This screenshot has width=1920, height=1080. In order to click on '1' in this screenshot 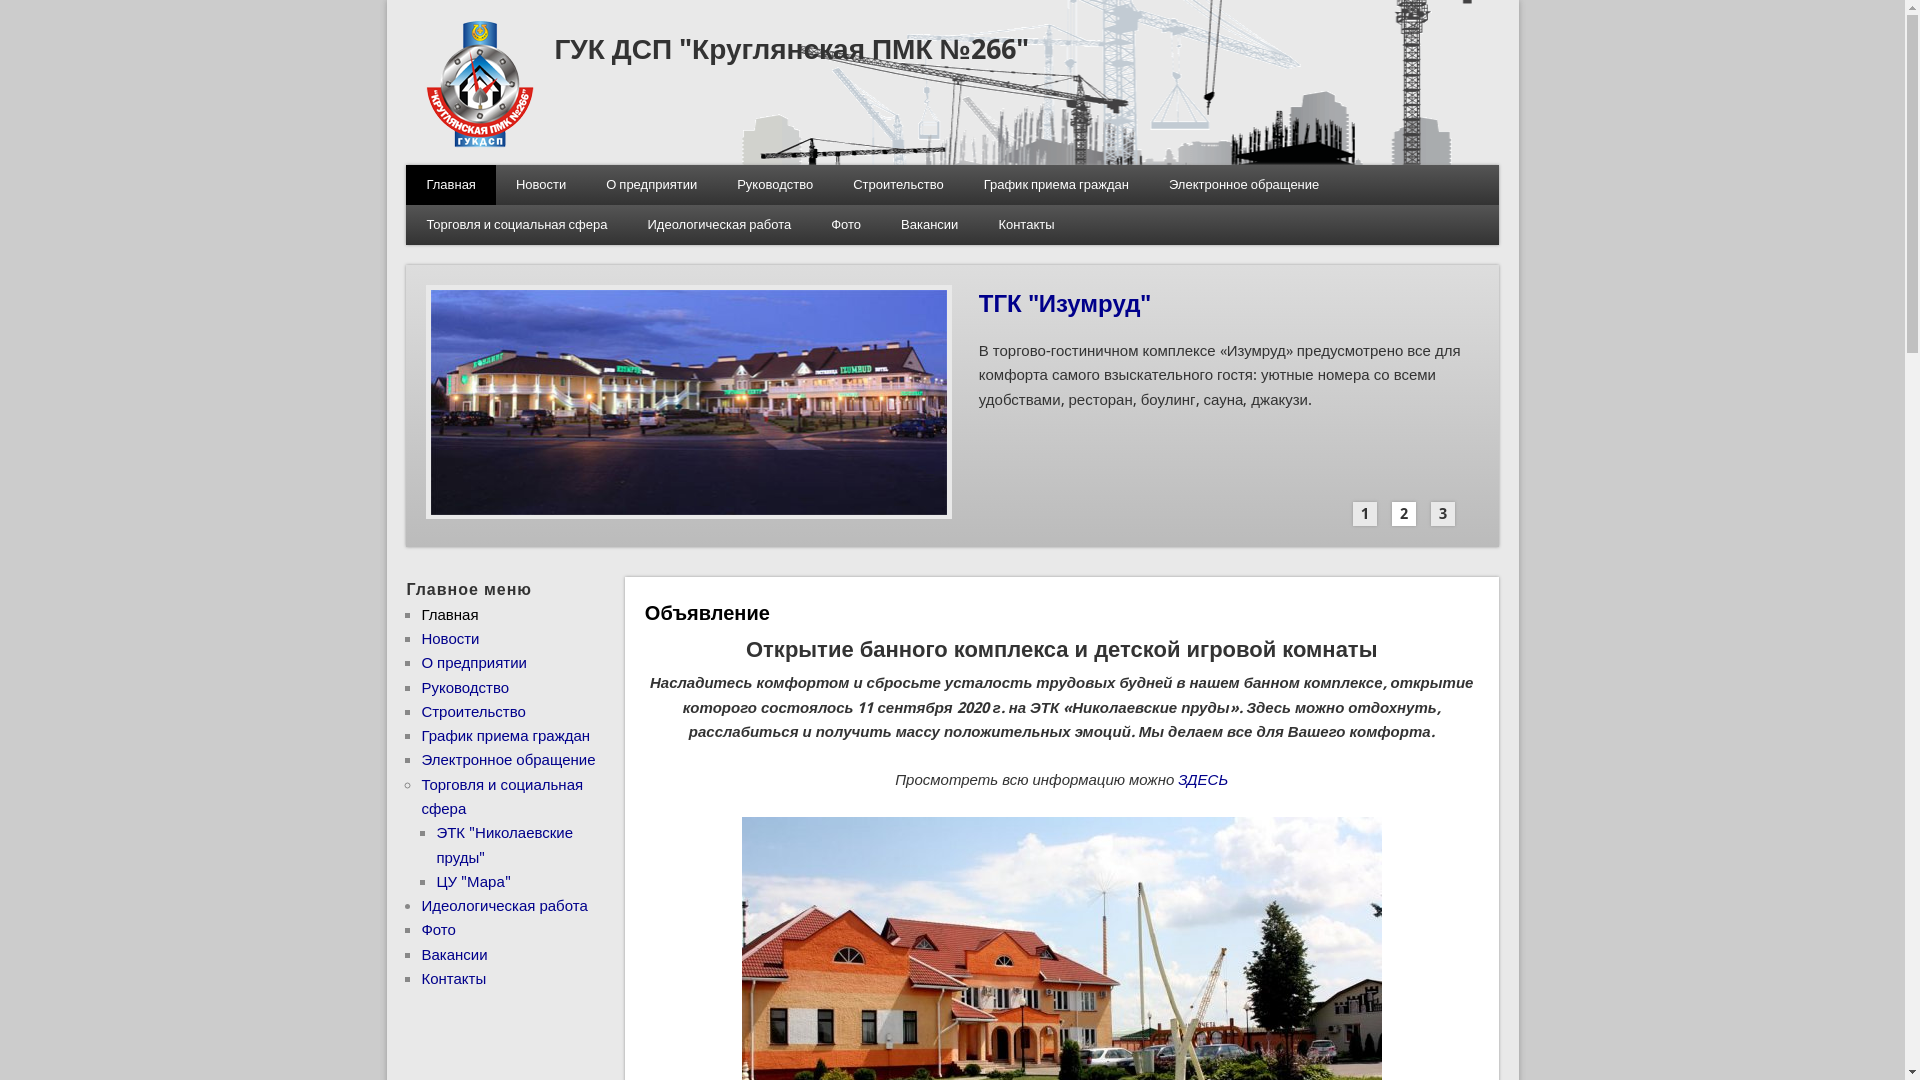, I will do `click(1353, 512)`.